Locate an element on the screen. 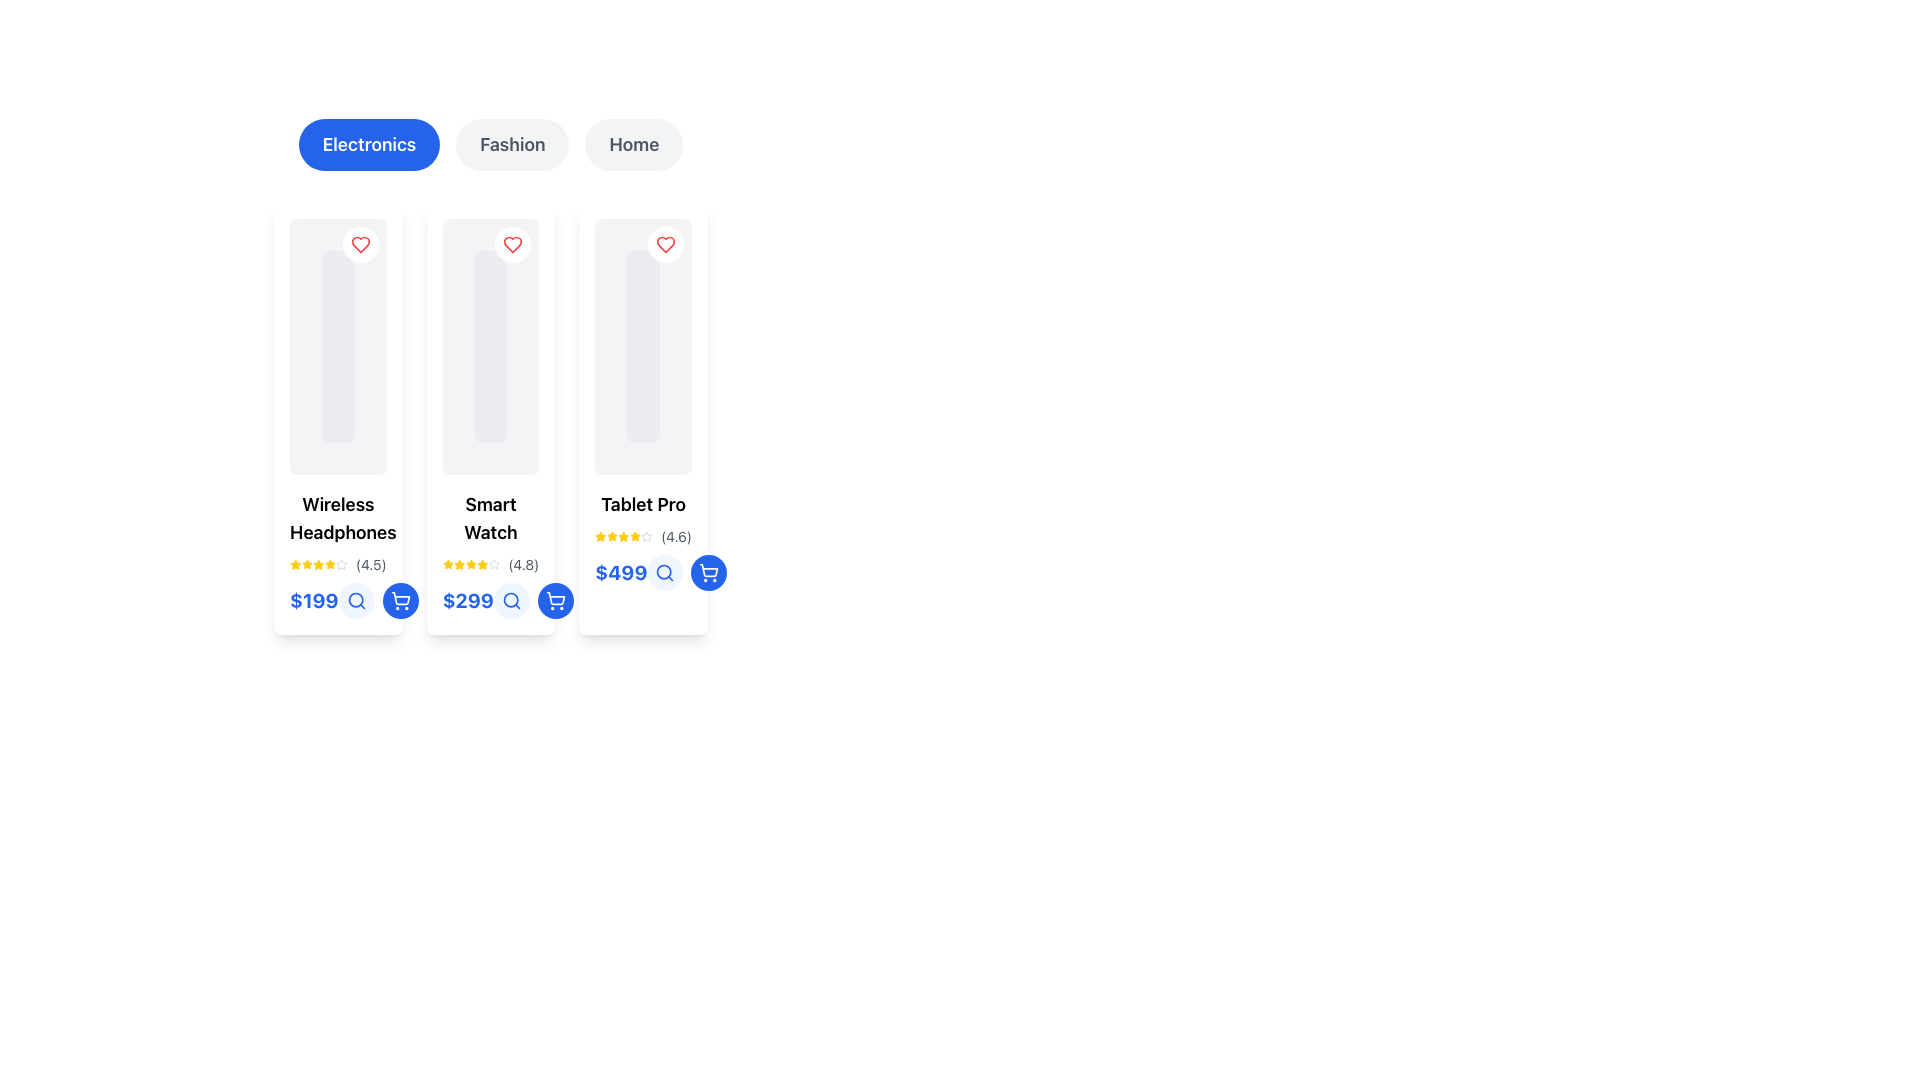 This screenshot has height=1080, width=1920. the blue-colored text displaying '$499' to interact with it is located at coordinates (643, 573).